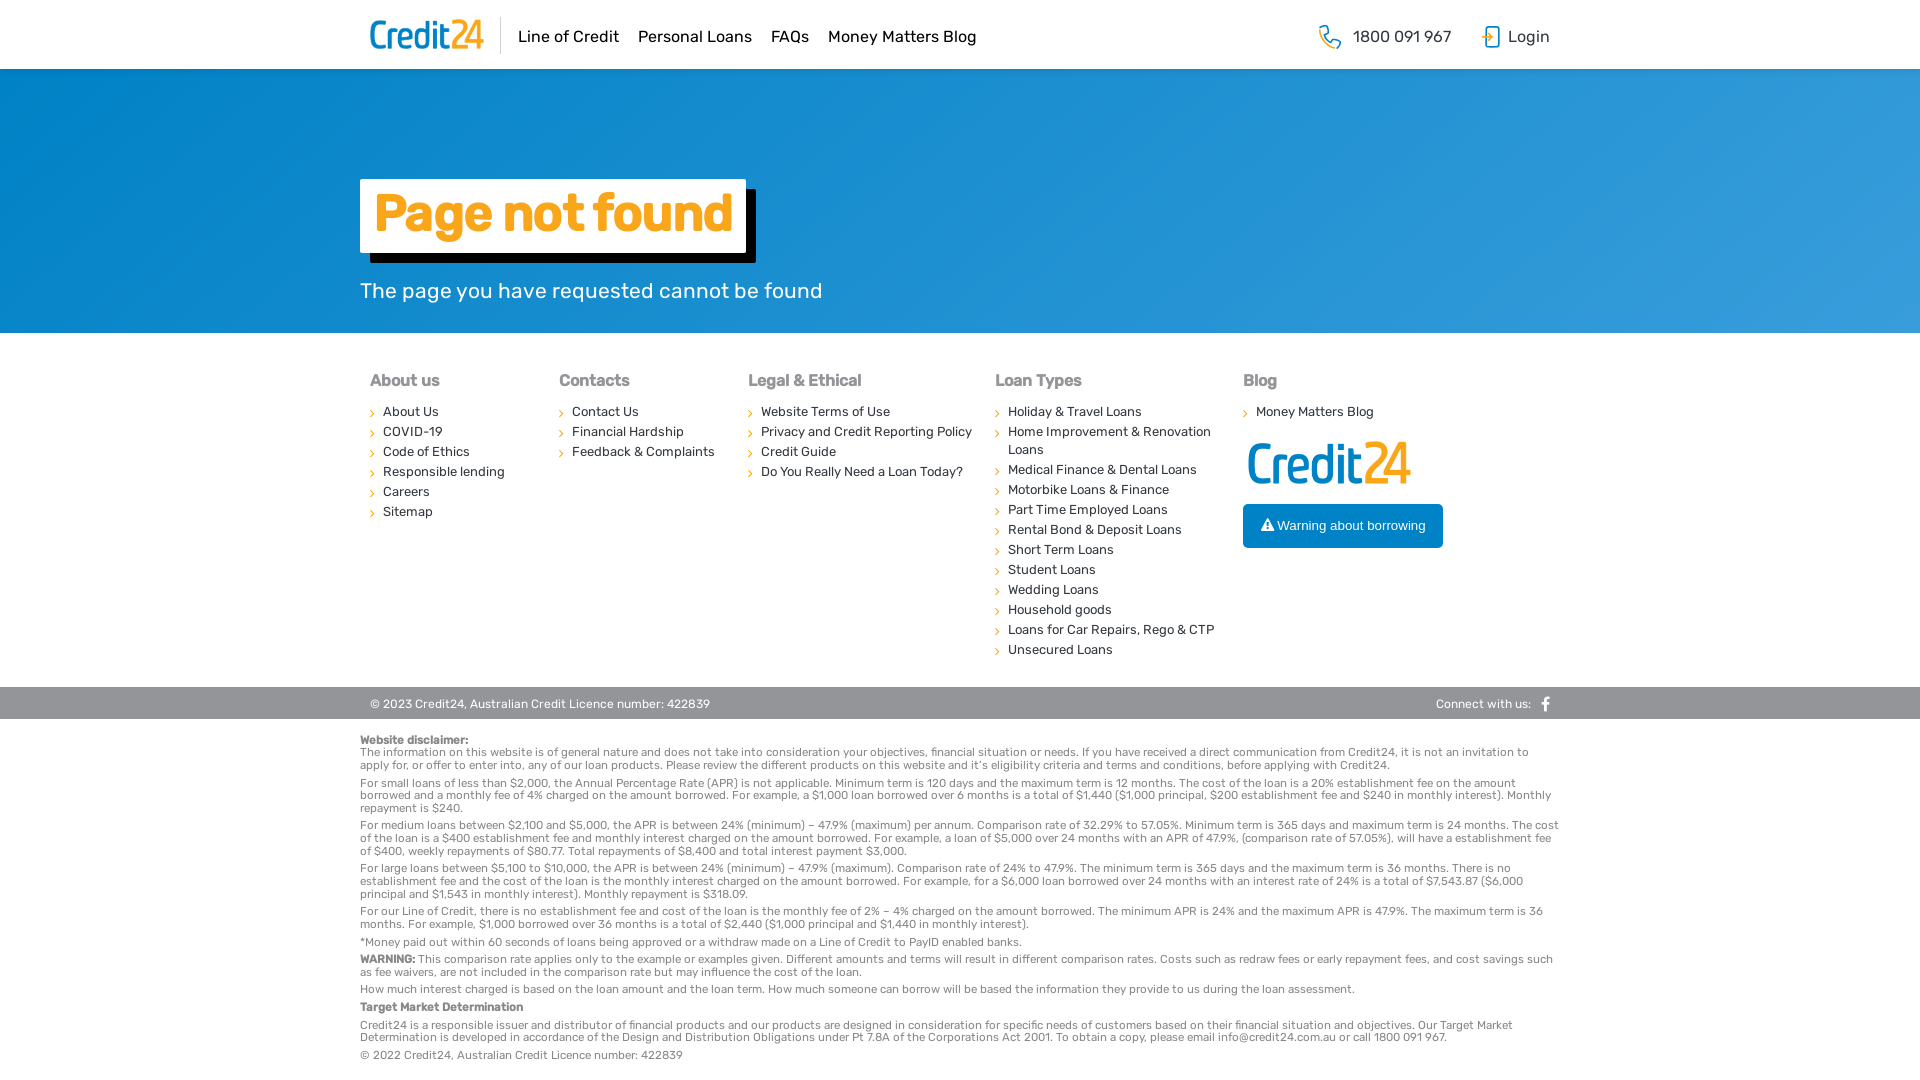 The height and width of the screenshot is (1080, 1920). I want to click on 'Home Improvement & Renovation Loans', so click(994, 439).